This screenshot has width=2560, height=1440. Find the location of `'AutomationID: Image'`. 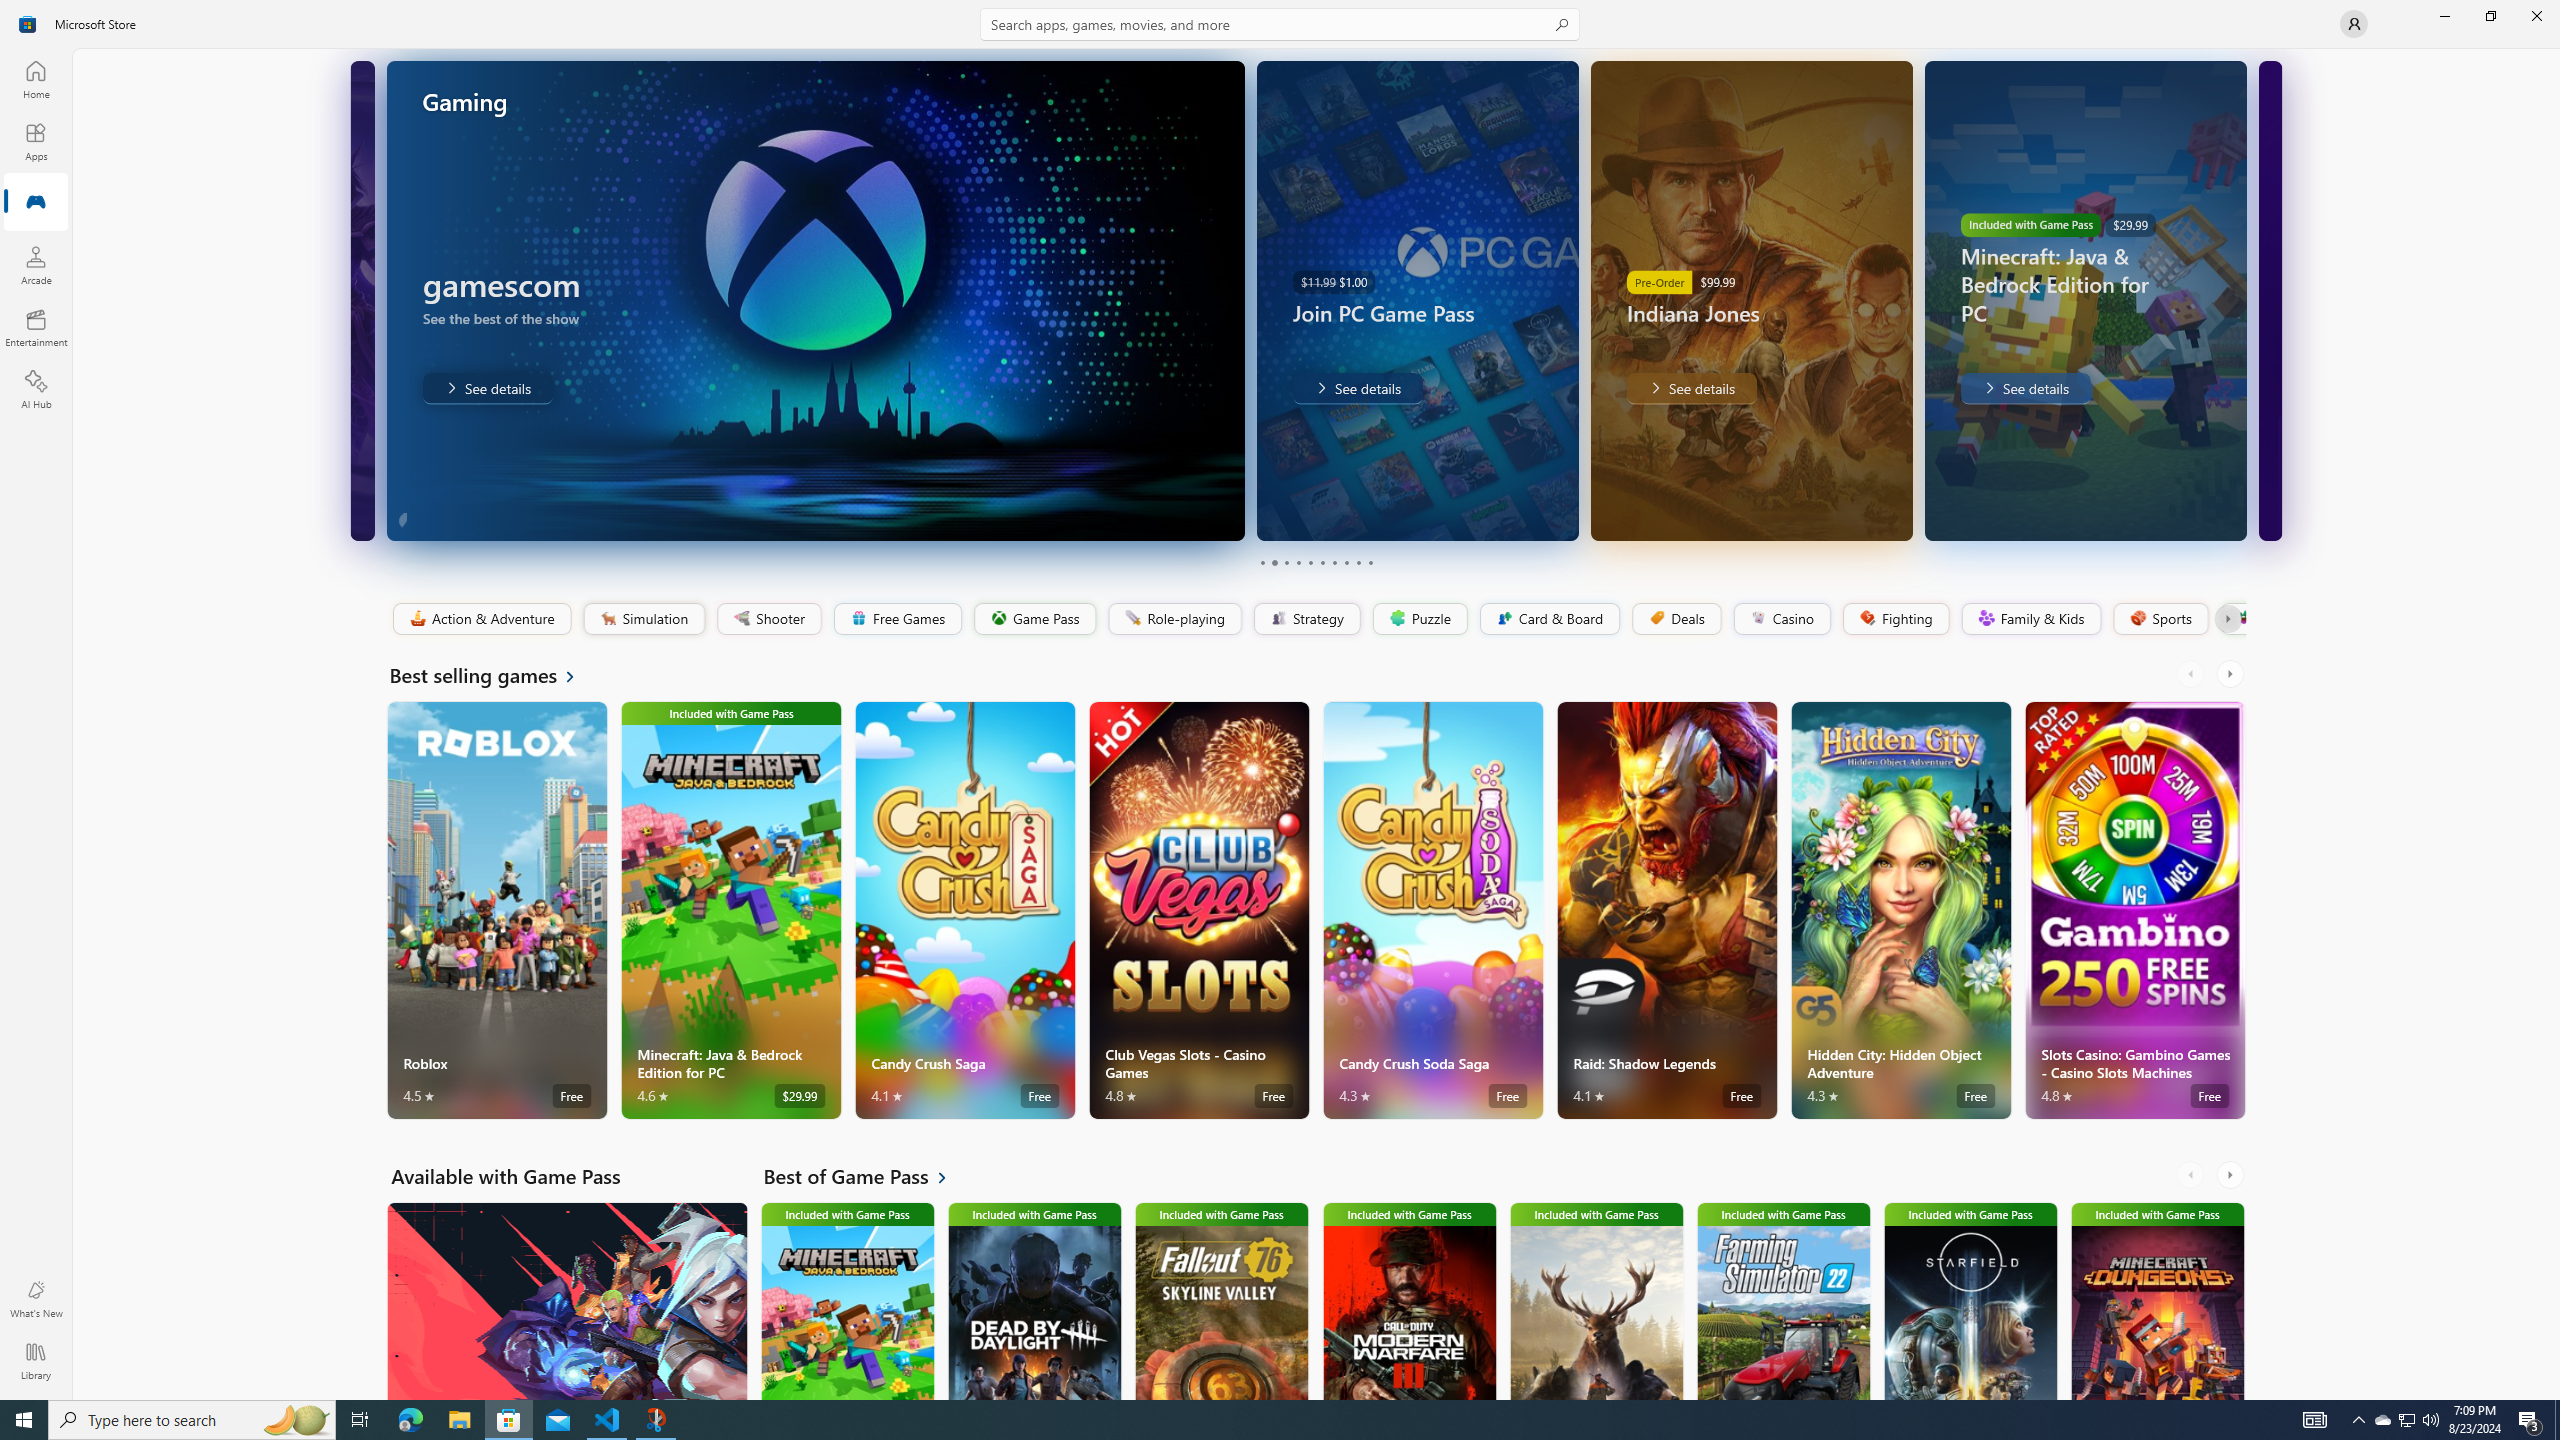

'AutomationID: Image' is located at coordinates (2268, 299).